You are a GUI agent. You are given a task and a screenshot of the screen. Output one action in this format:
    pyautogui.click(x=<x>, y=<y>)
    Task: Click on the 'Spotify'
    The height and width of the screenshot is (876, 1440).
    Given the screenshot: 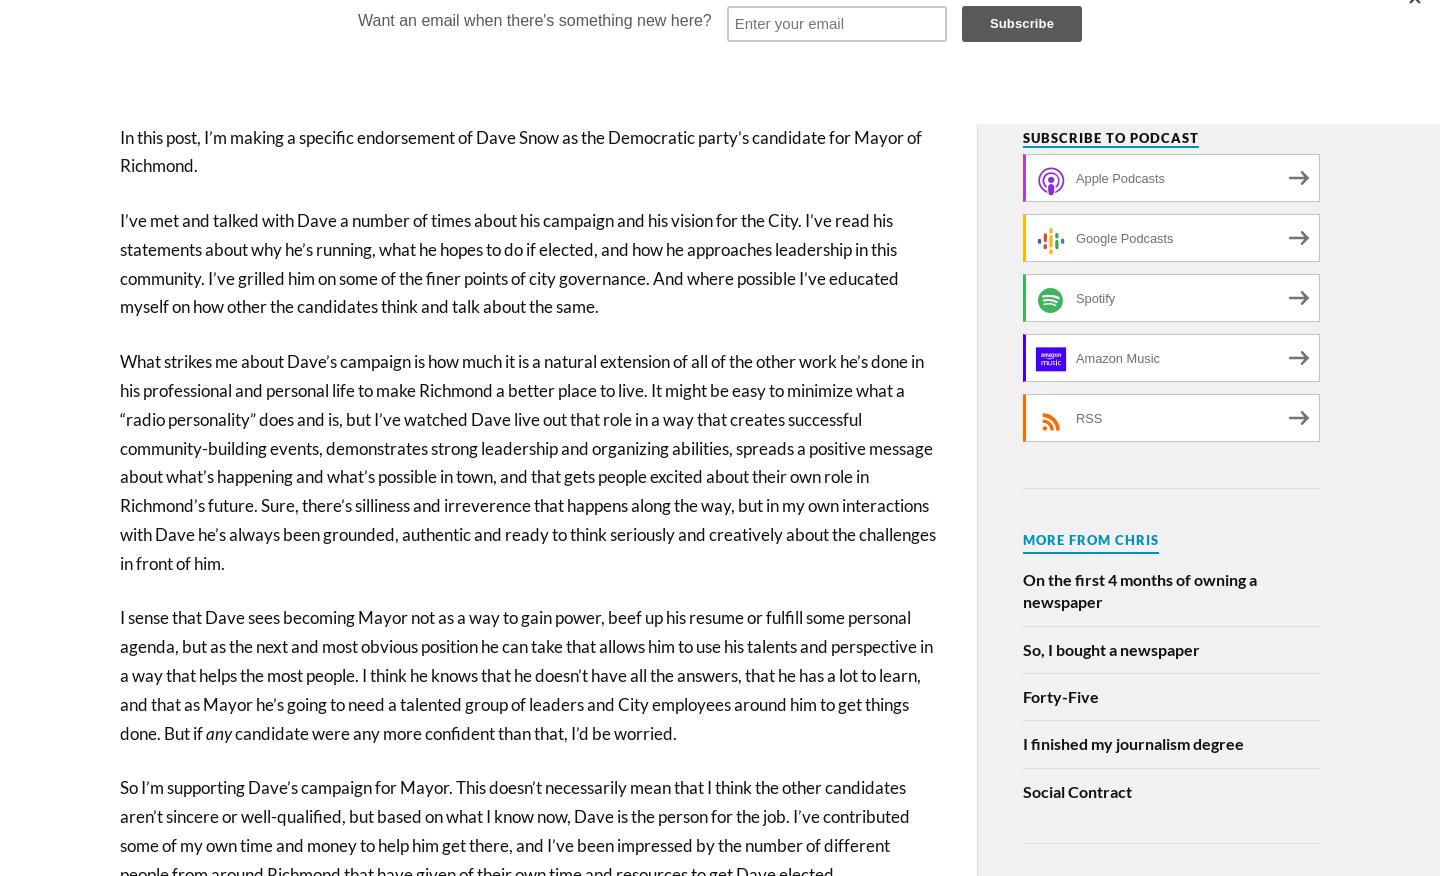 What is the action you would take?
    pyautogui.click(x=1075, y=297)
    